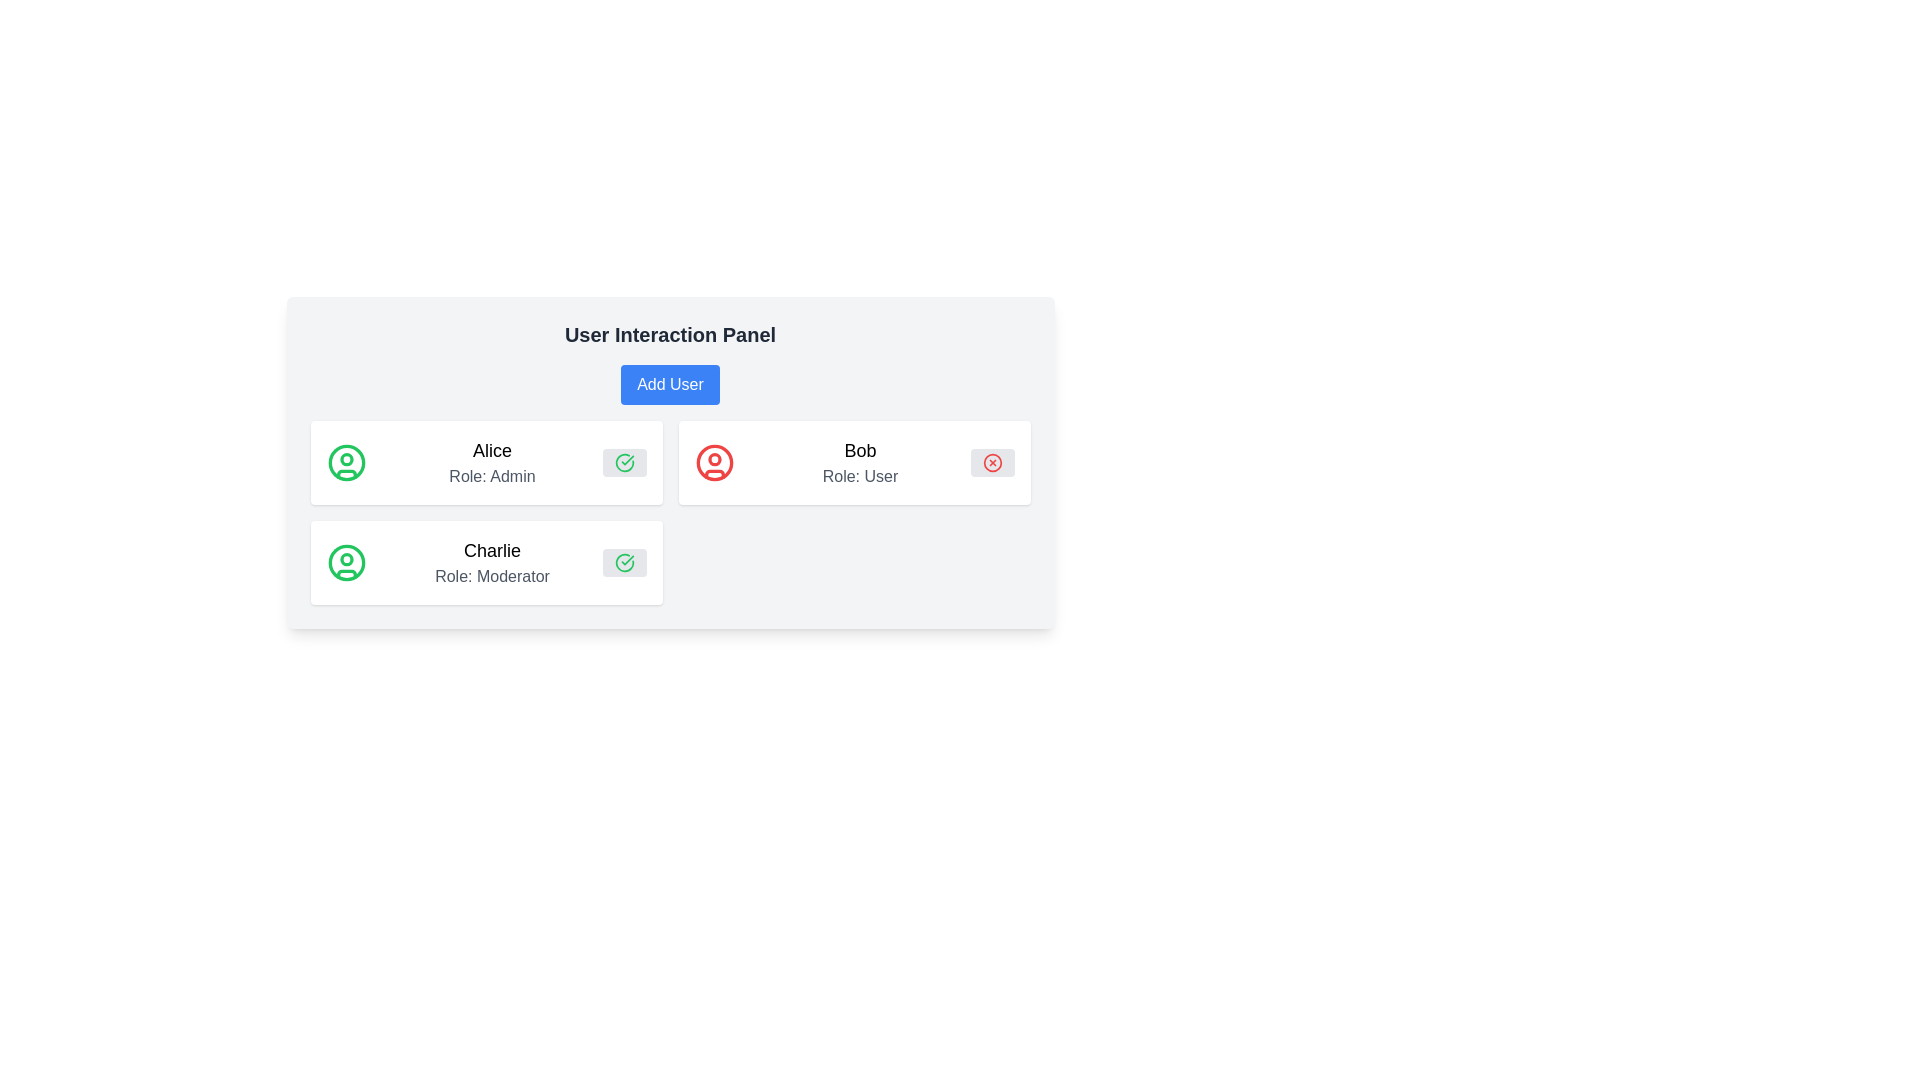 The image size is (1920, 1080). Describe the element at coordinates (714, 462) in the screenshot. I see `the red circular profile icon representing the user 'Bob' within the user information card labeled 'Role: User'` at that location.